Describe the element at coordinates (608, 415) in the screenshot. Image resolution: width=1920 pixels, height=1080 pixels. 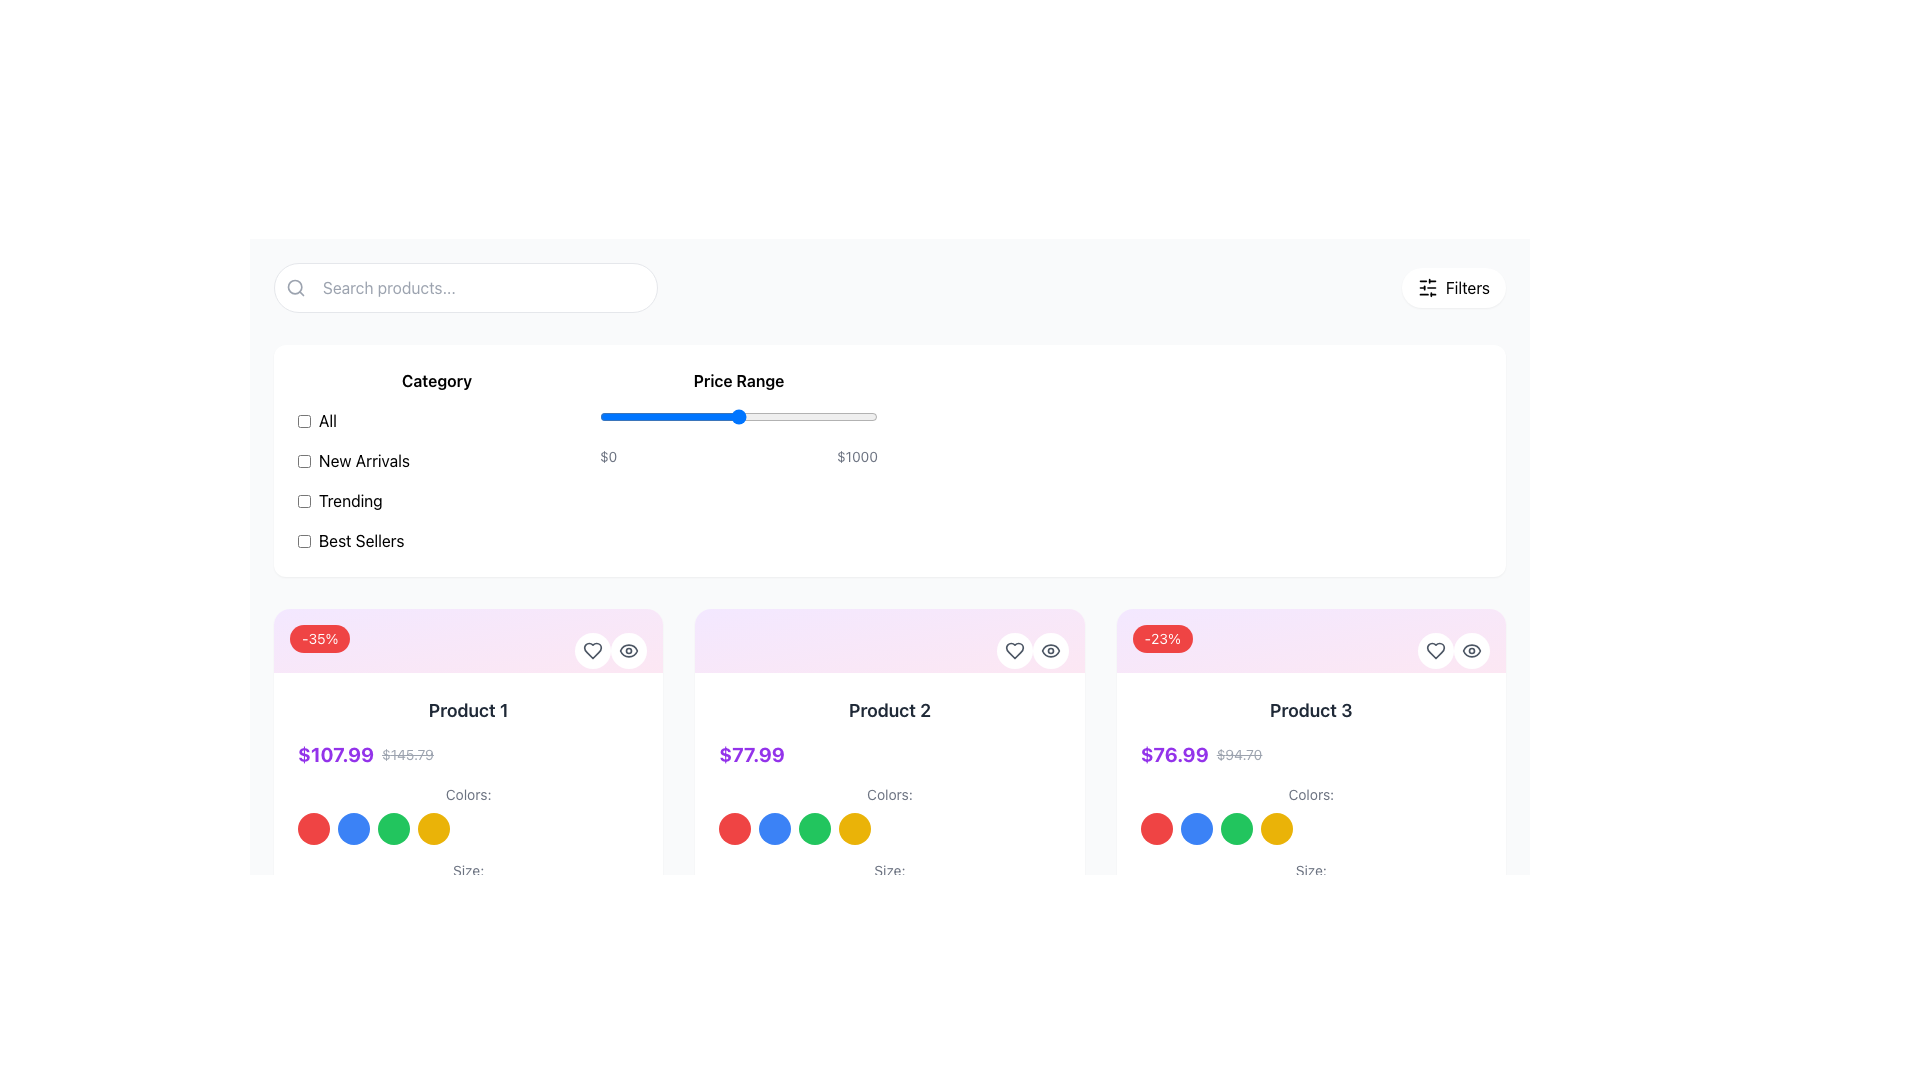
I see `the price range` at that location.